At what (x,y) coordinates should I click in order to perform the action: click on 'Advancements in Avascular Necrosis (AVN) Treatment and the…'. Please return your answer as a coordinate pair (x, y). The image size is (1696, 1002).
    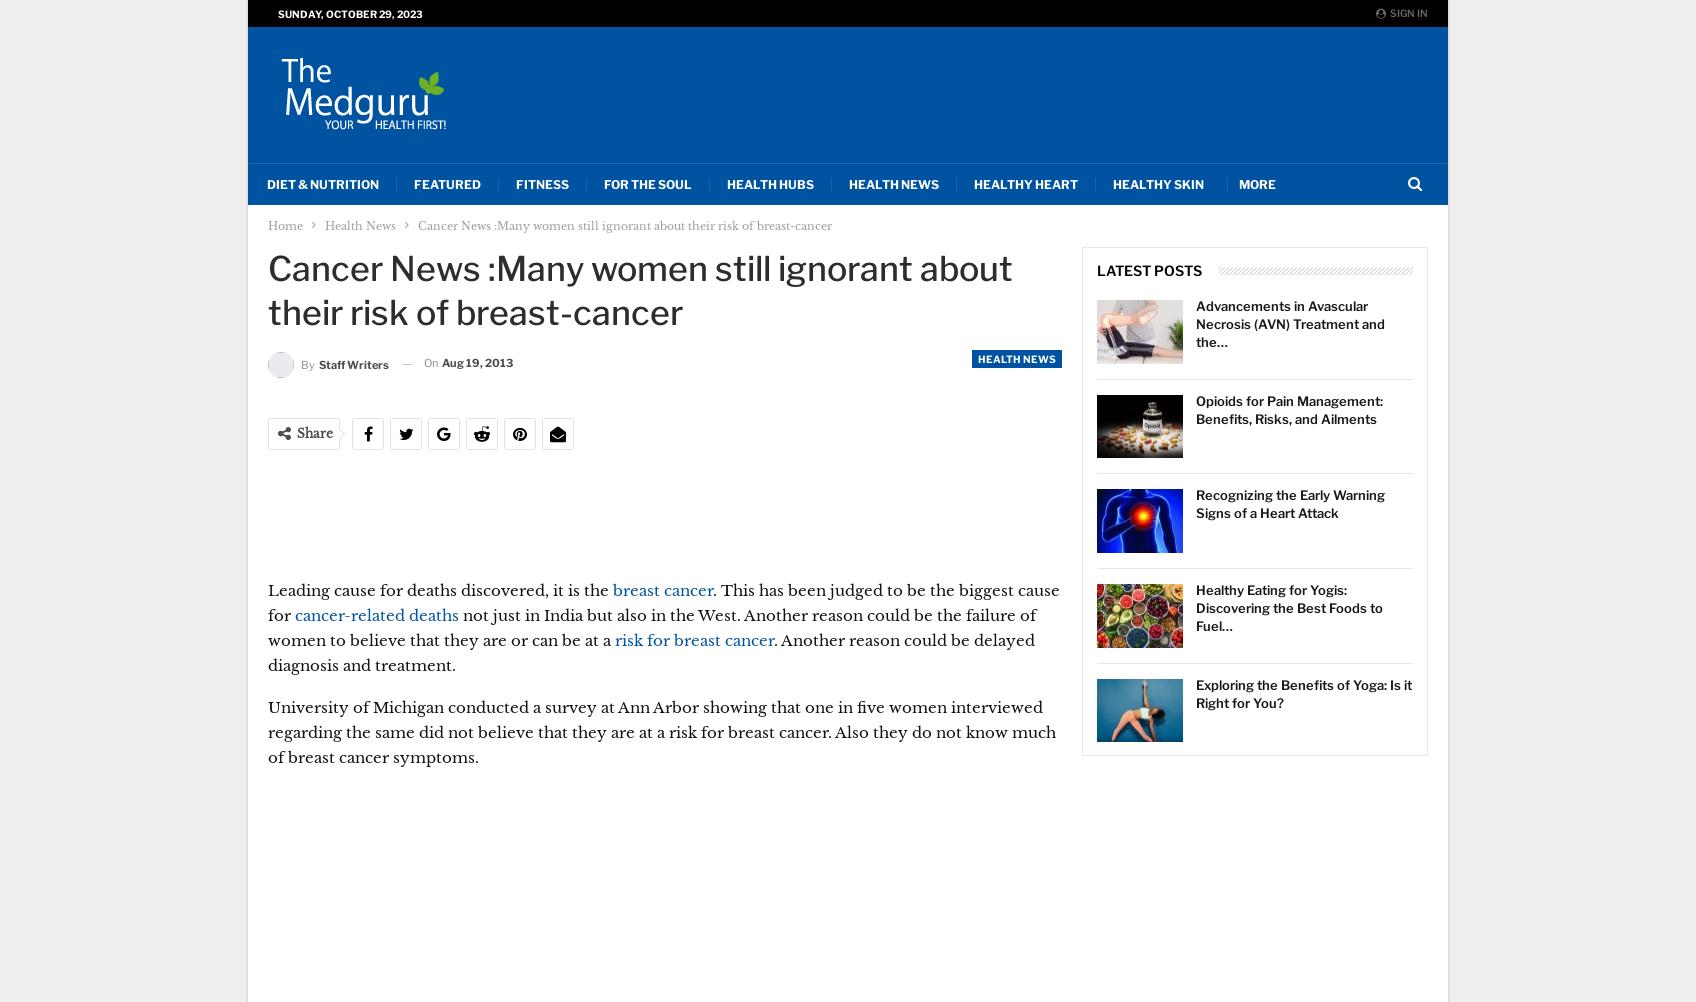
    Looking at the image, I should click on (1290, 323).